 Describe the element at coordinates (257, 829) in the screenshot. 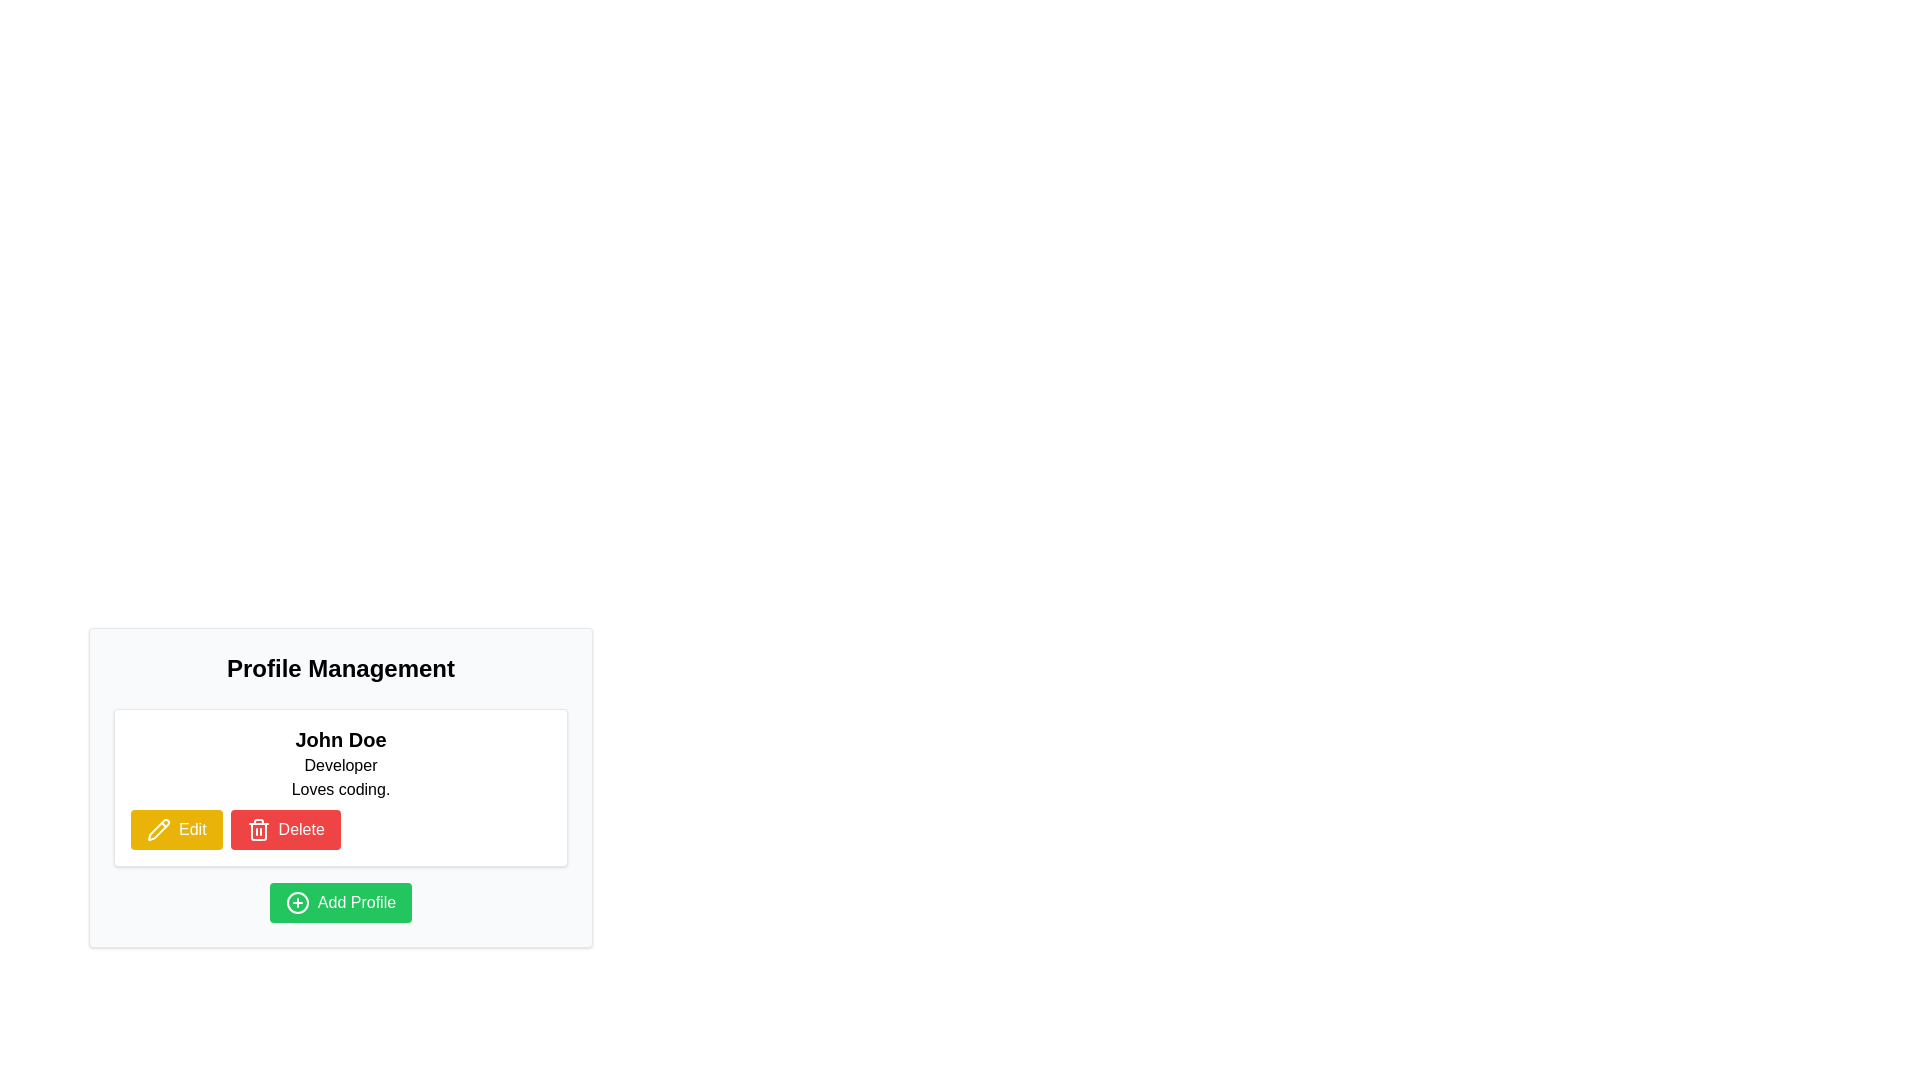

I see `the trash bin icon within the red button to initiate the delete action` at that location.